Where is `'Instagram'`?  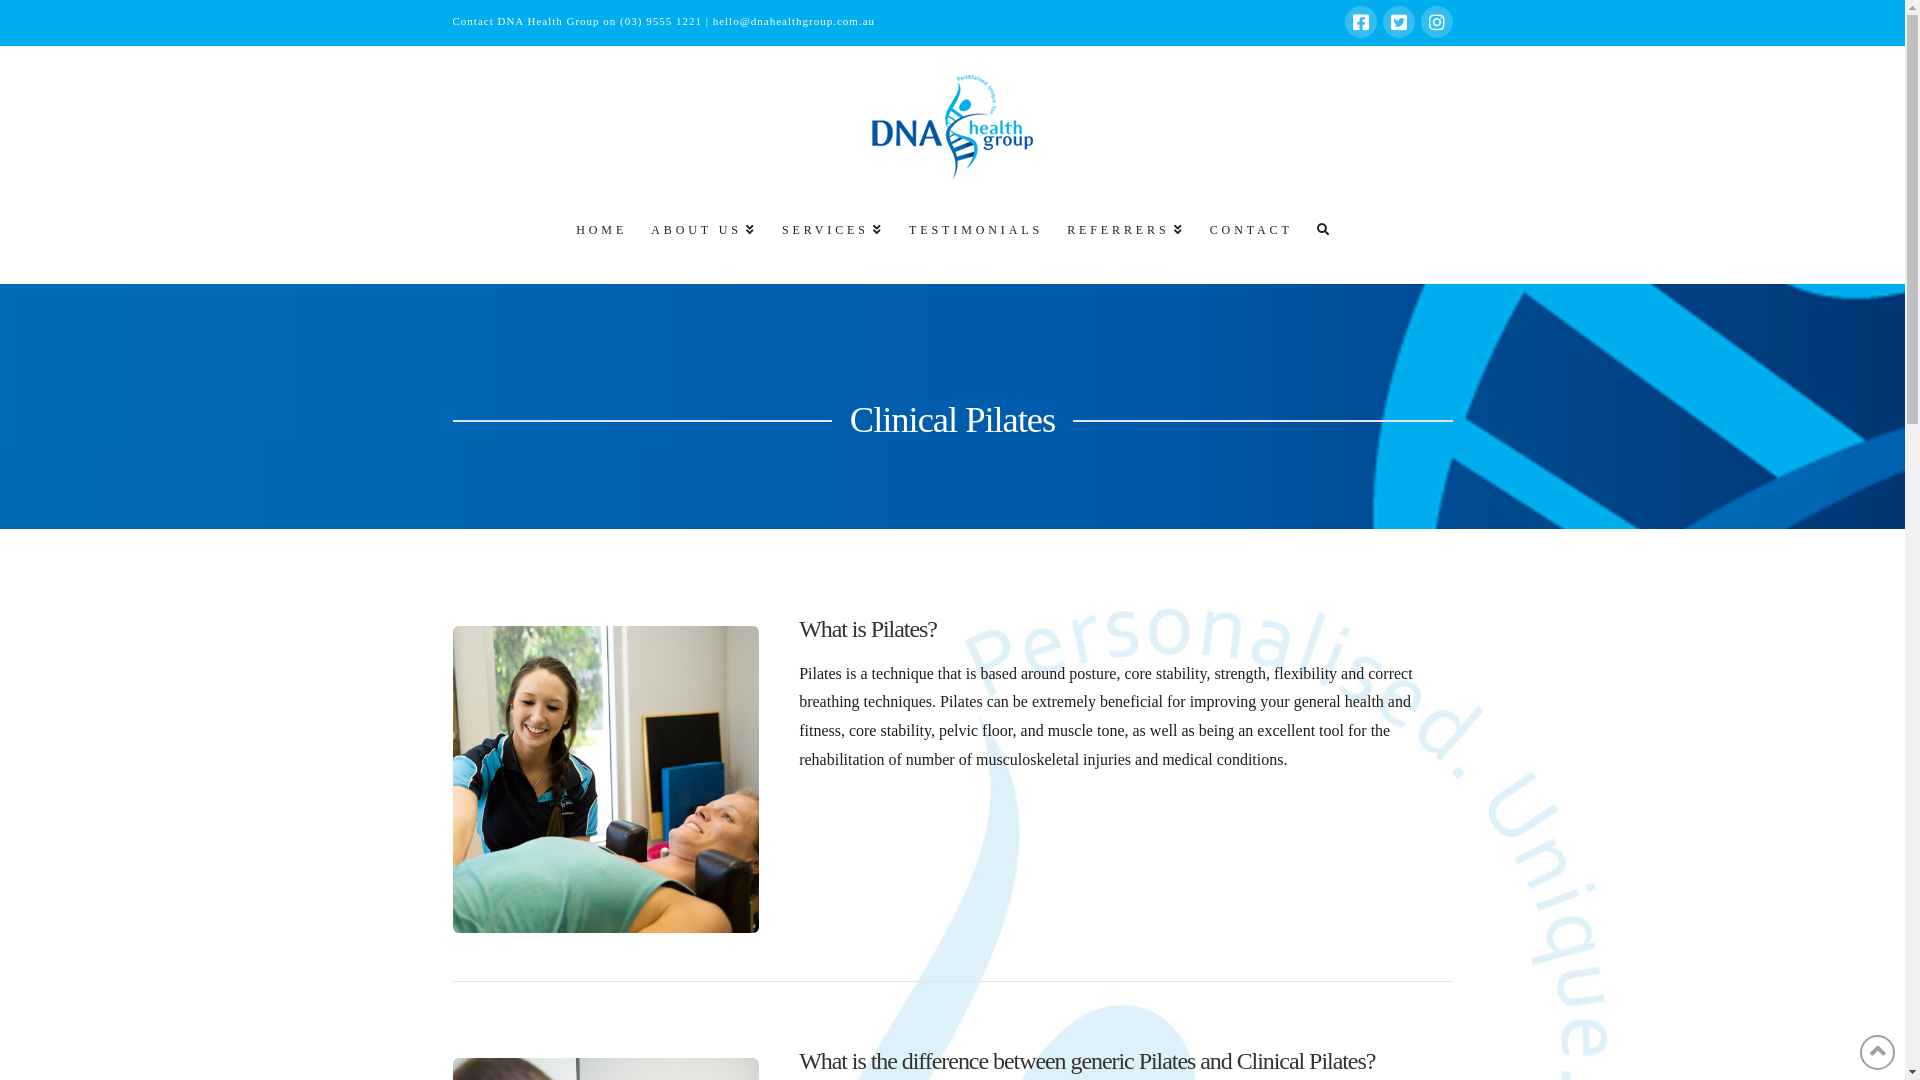 'Instagram' is located at coordinates (1419, 22).